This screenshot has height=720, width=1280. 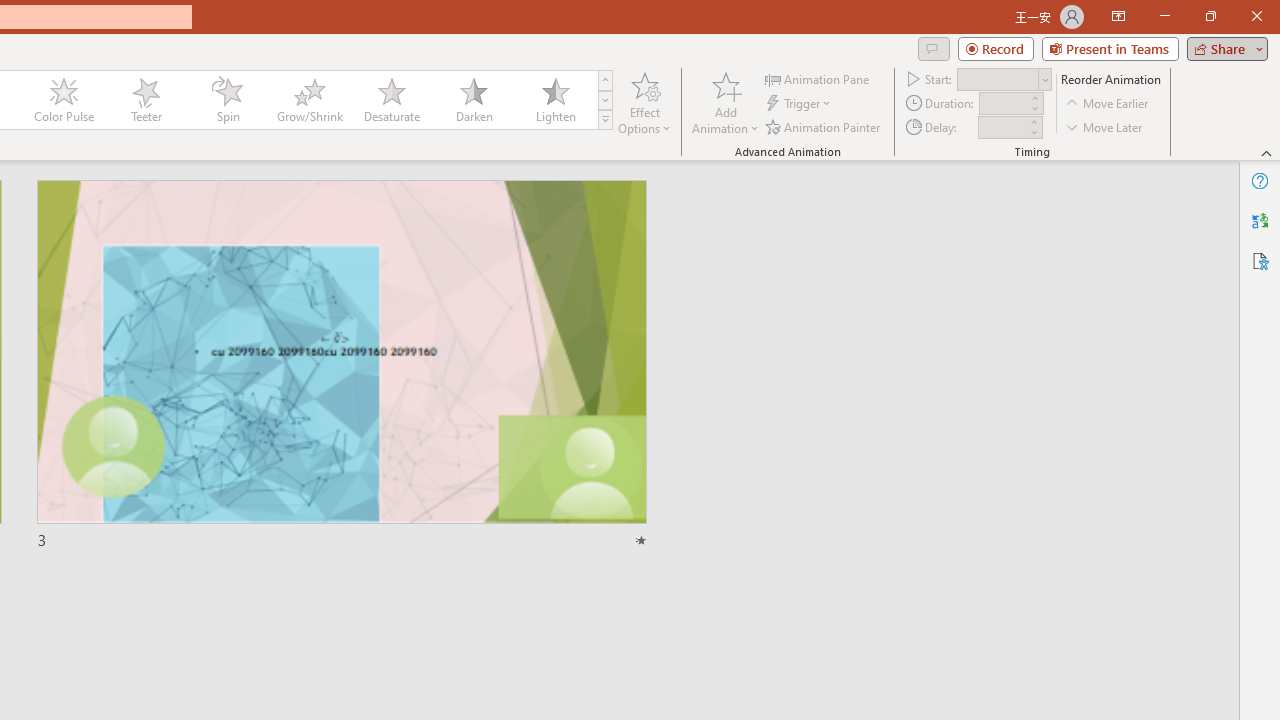 I want to click on 'Grow/Shrink', so click(x=308, y=100).